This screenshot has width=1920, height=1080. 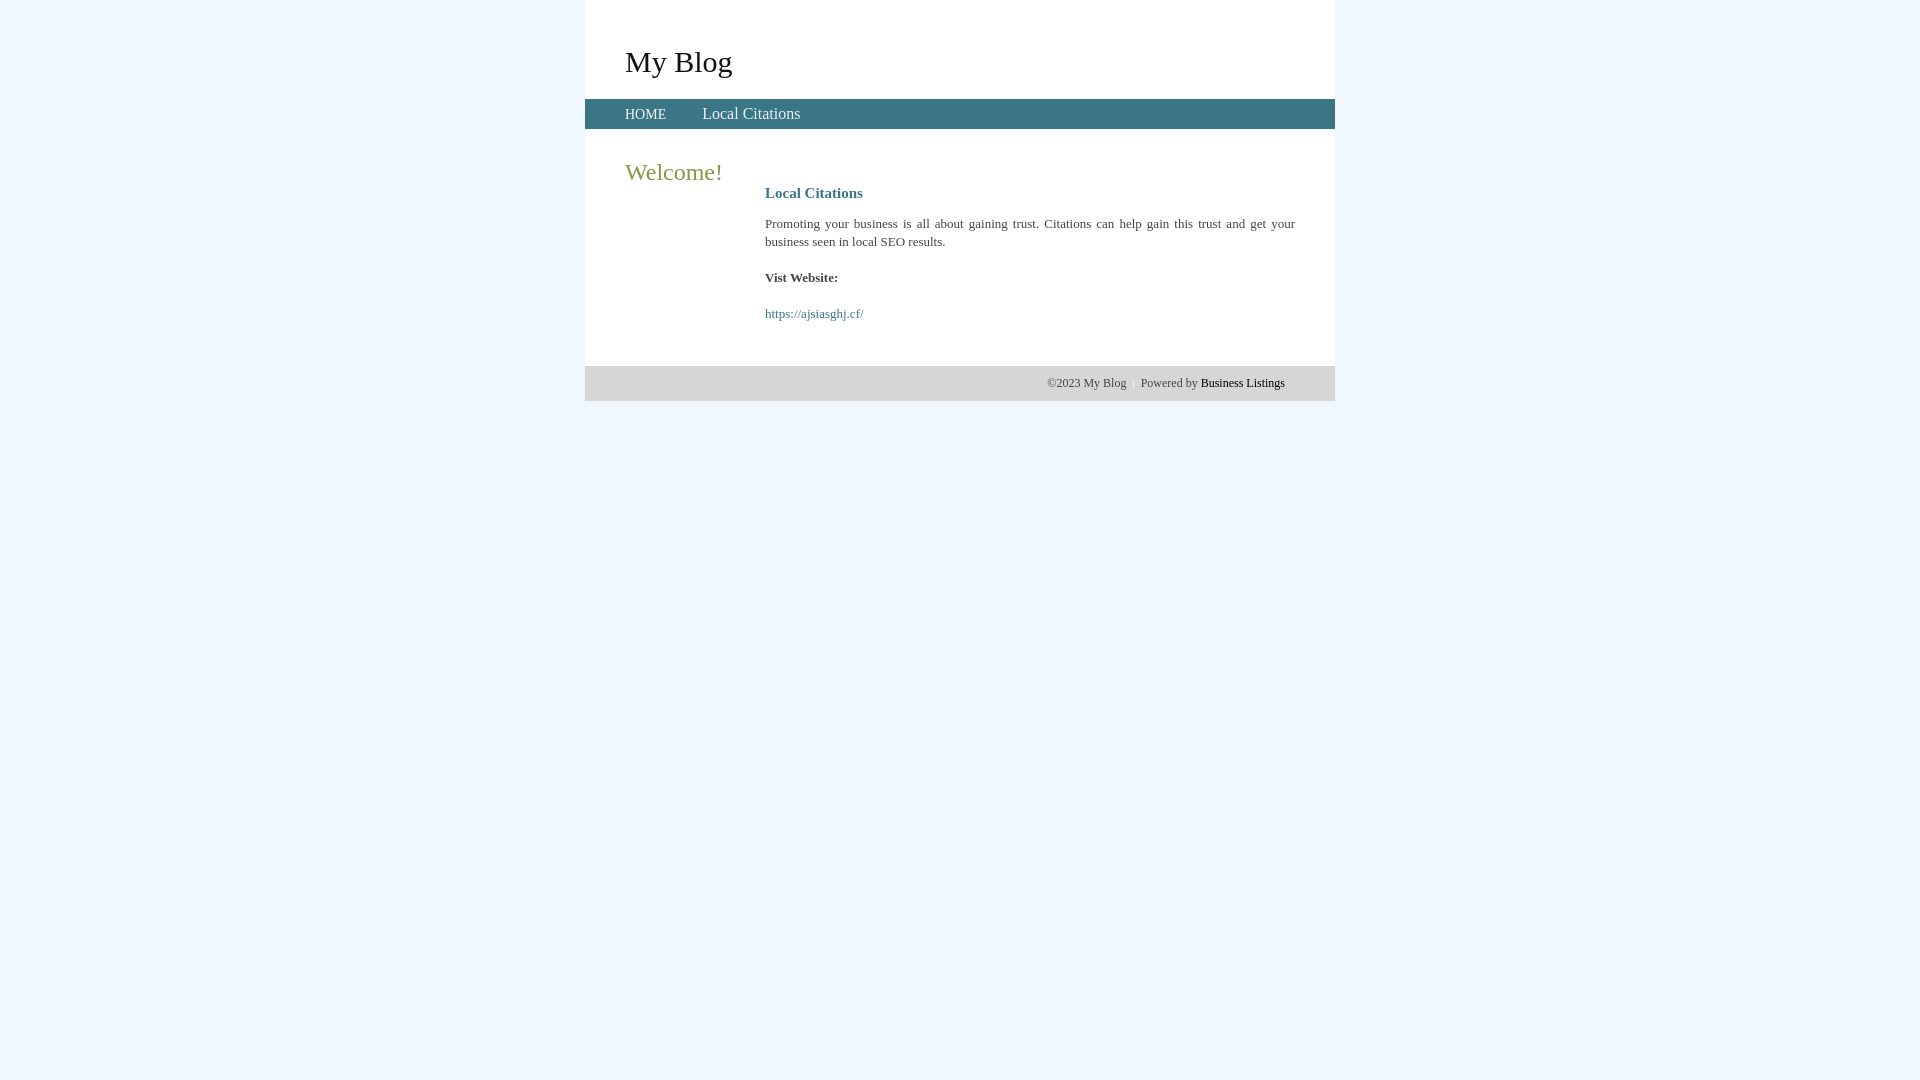 What do you see at coordinates (623, 114) in the screenshot?
I see `'HOME'` at bounding box center [623, 114].